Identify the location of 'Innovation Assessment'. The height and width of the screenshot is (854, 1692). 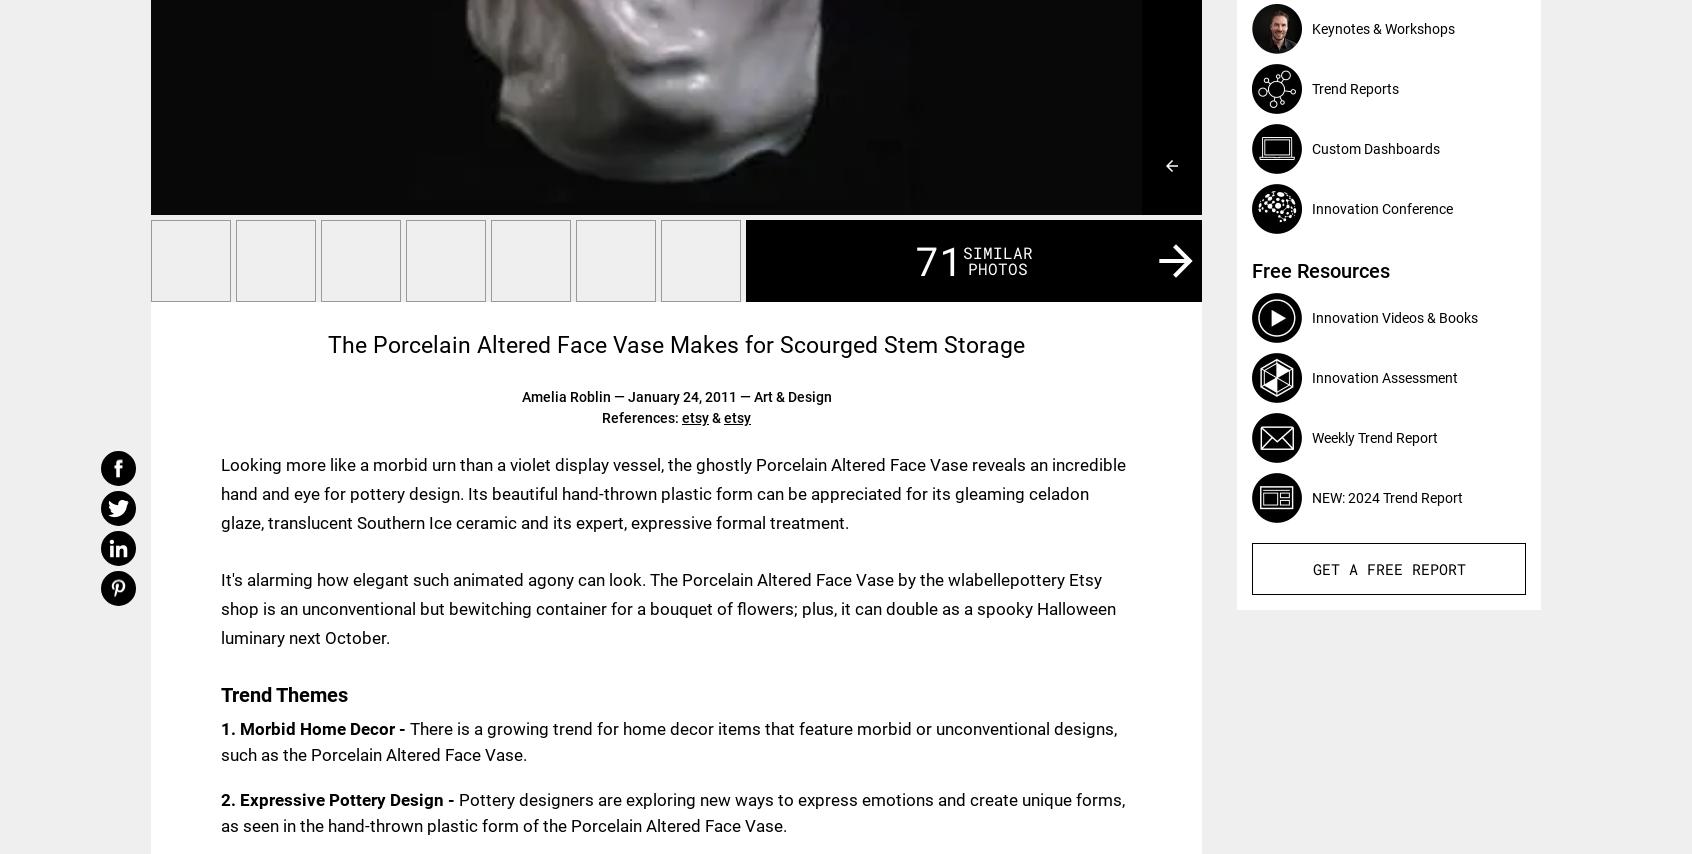
(1385, 376).